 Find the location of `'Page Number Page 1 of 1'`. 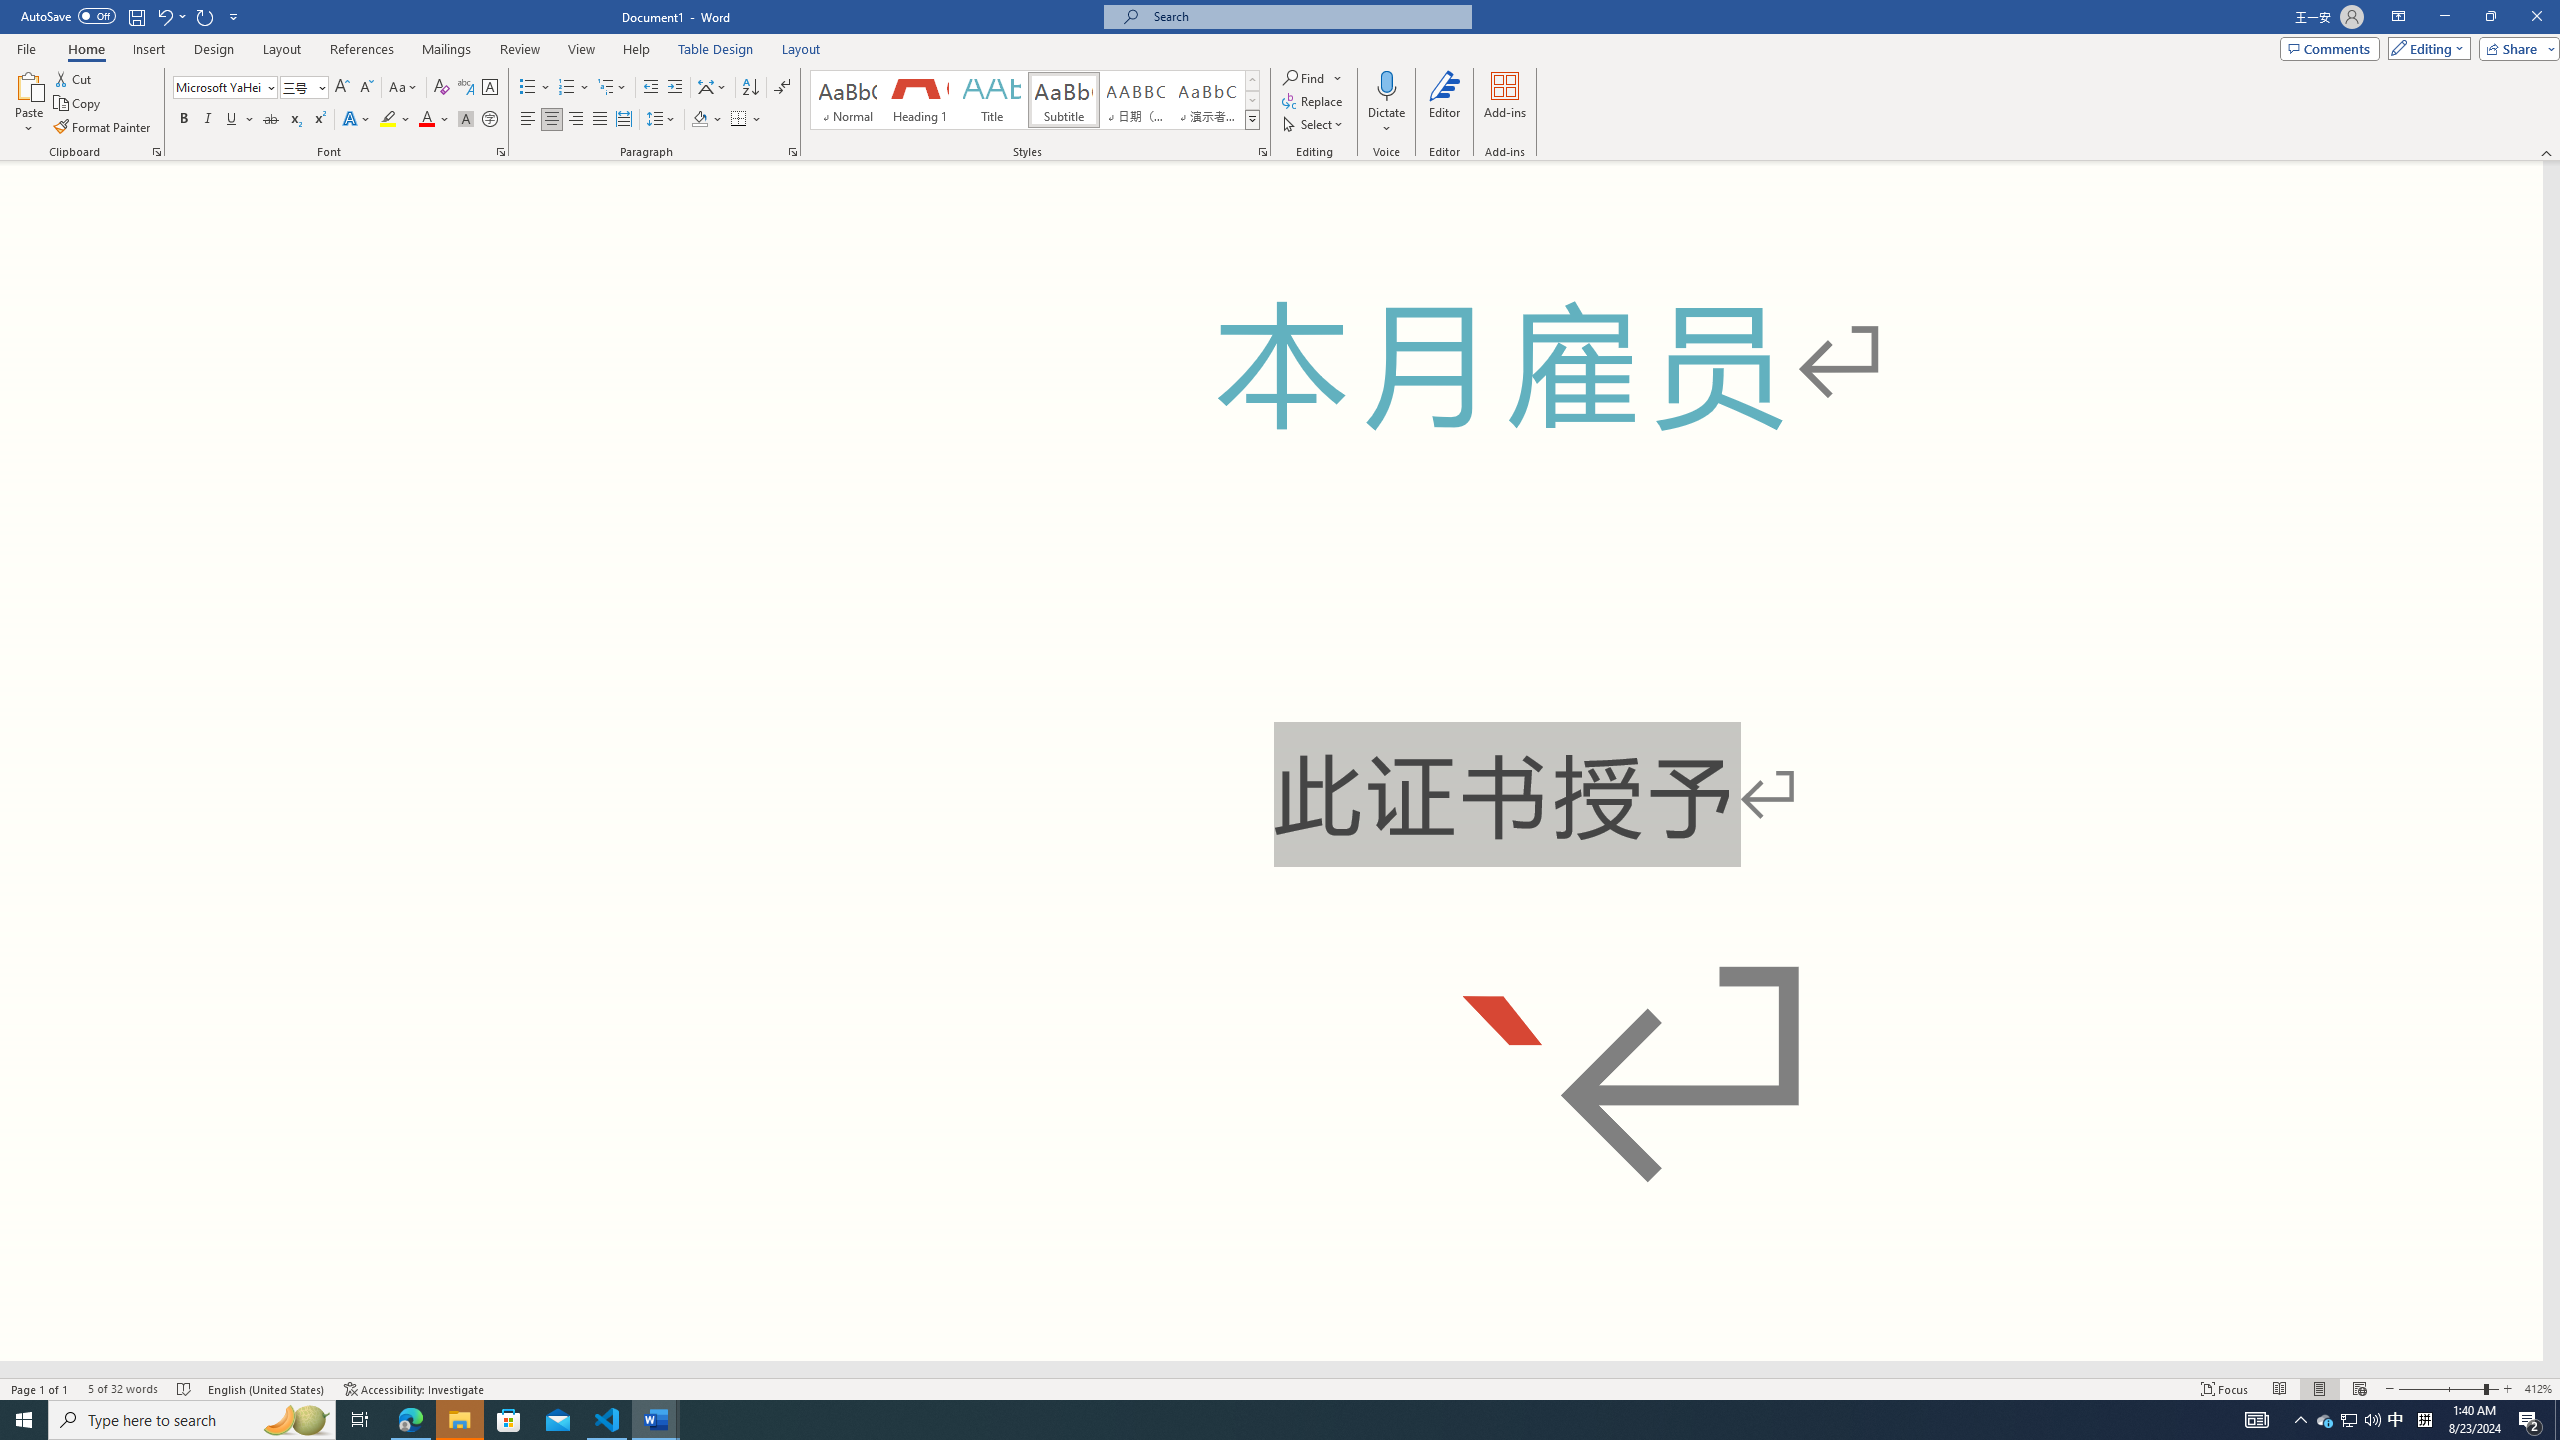

'Page Number Page 1 of 1' is located at coordinates (40, 1389).